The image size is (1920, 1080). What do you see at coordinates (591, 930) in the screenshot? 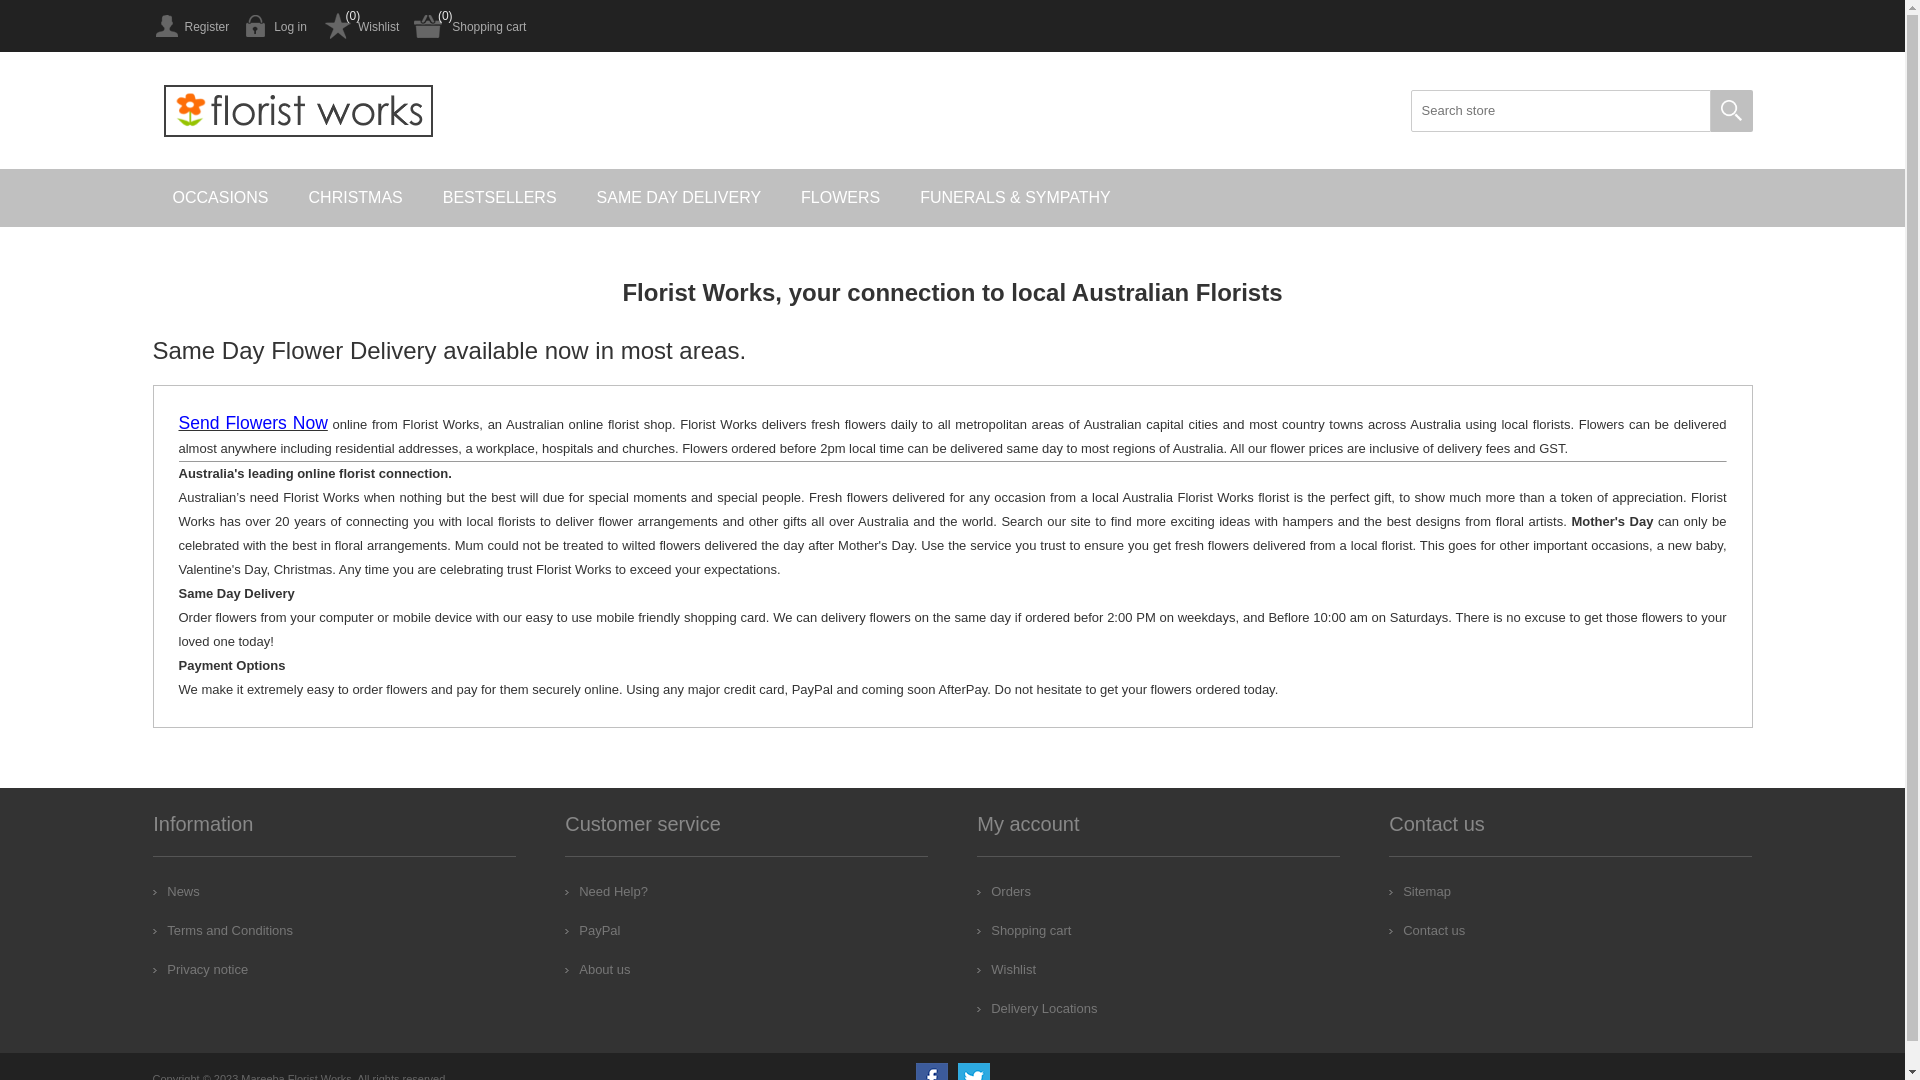
I see `'PayPal'` at bounding box center [591, 930].